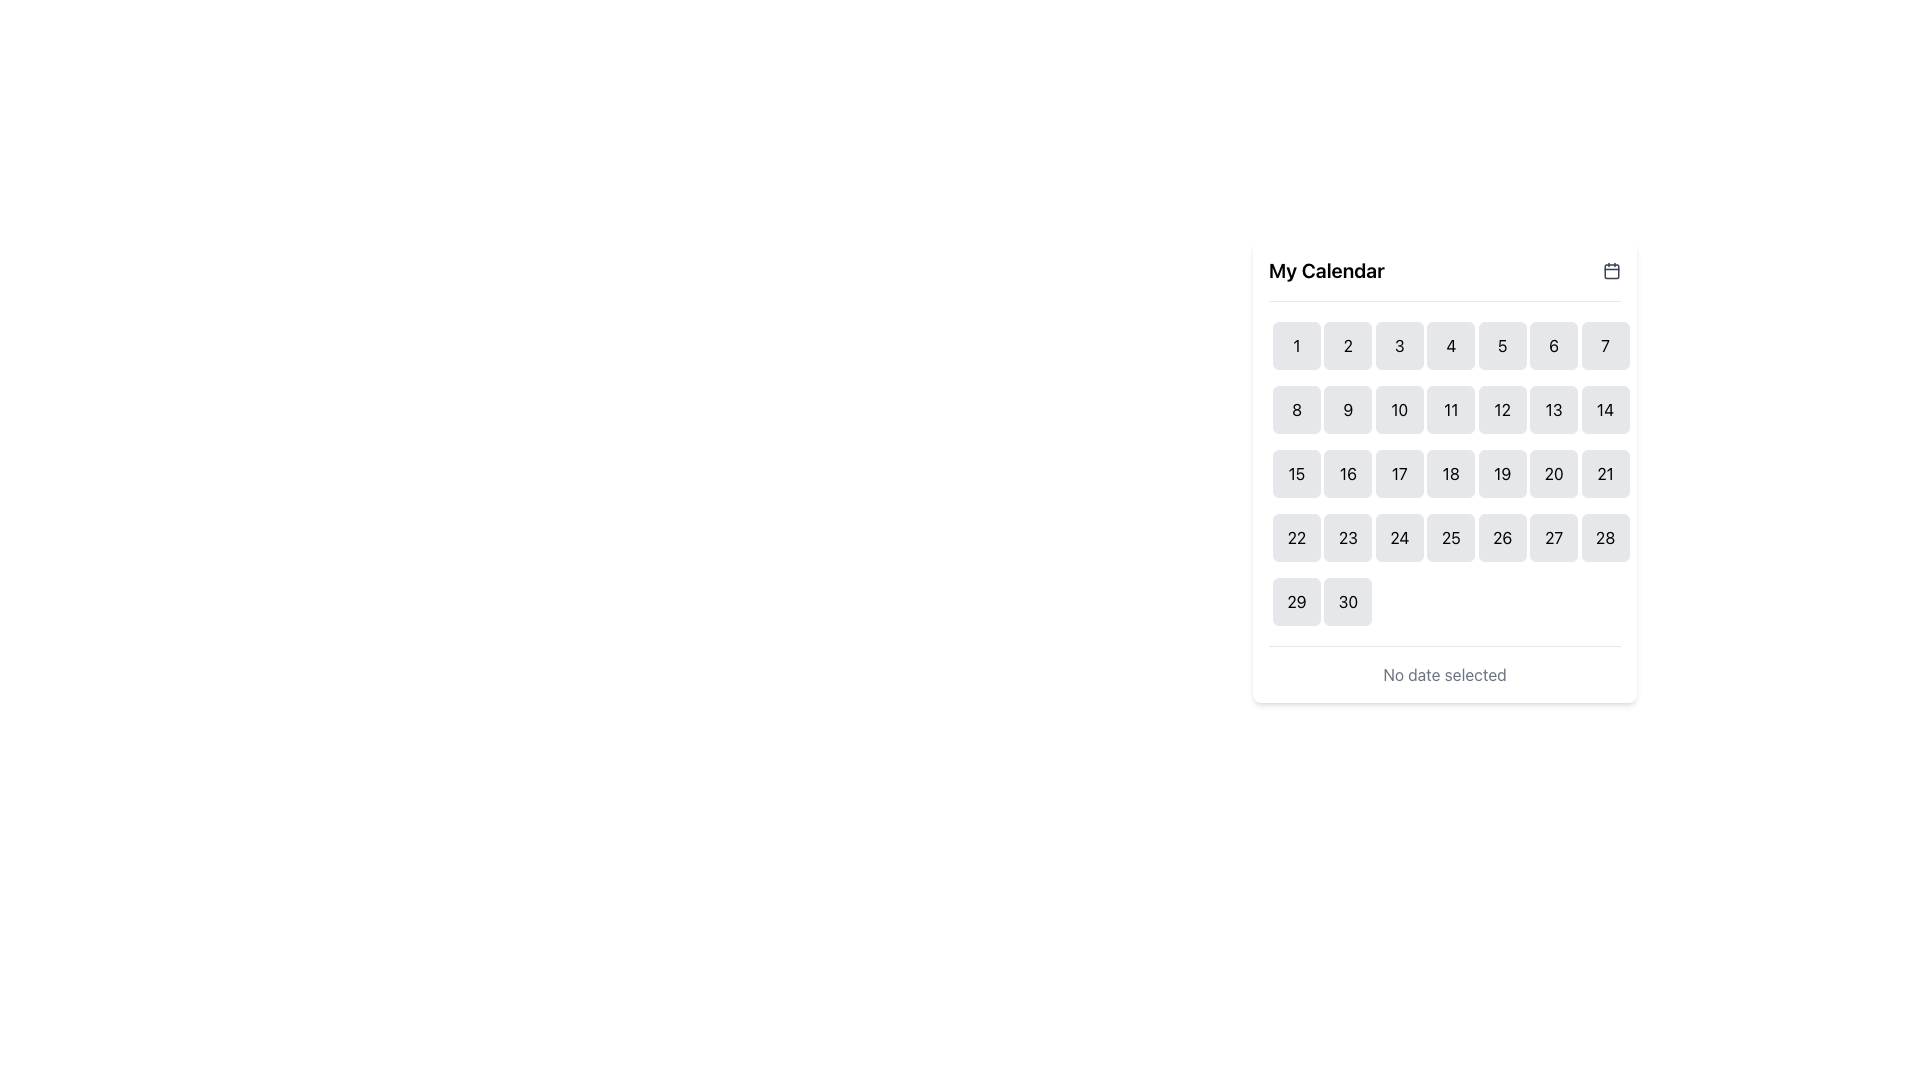 The width and height of the screenshot is (1920, 1080). What do you see at coordinates (1398, 408) in the screenshot?
I see `the square-shaped button with a rounded border and the number '10' in bold black text` at bounding box center [1398, 408].